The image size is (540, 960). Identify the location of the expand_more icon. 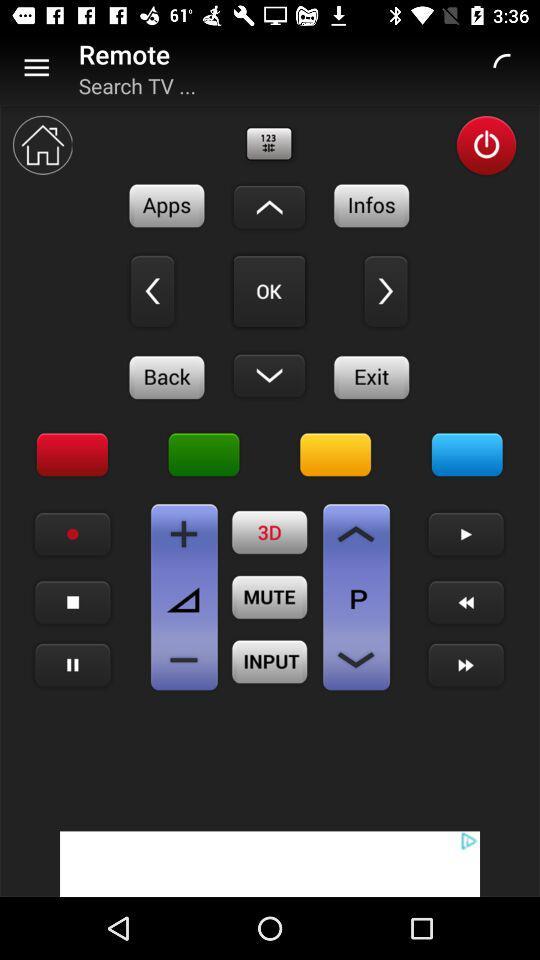
(269, 374).